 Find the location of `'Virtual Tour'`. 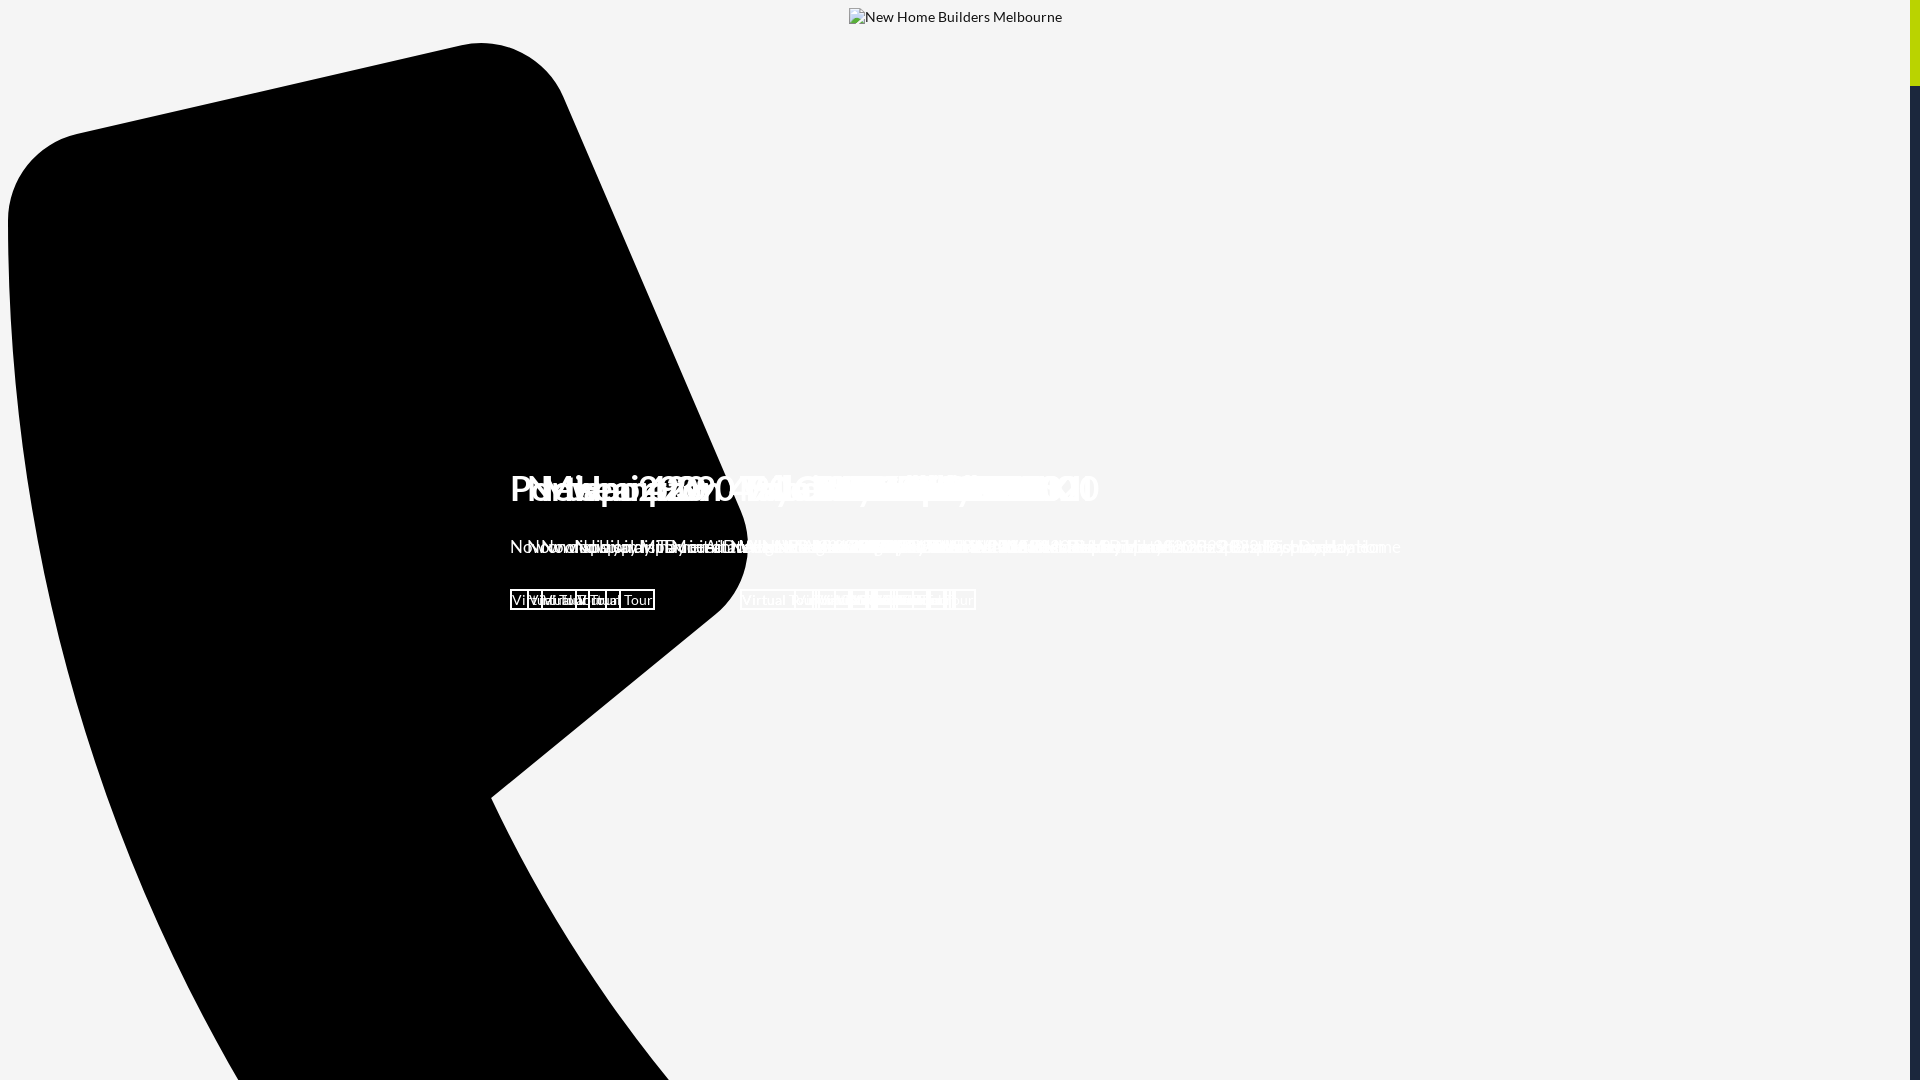

'Virtual Tour' is located at coordinates (890, 598).